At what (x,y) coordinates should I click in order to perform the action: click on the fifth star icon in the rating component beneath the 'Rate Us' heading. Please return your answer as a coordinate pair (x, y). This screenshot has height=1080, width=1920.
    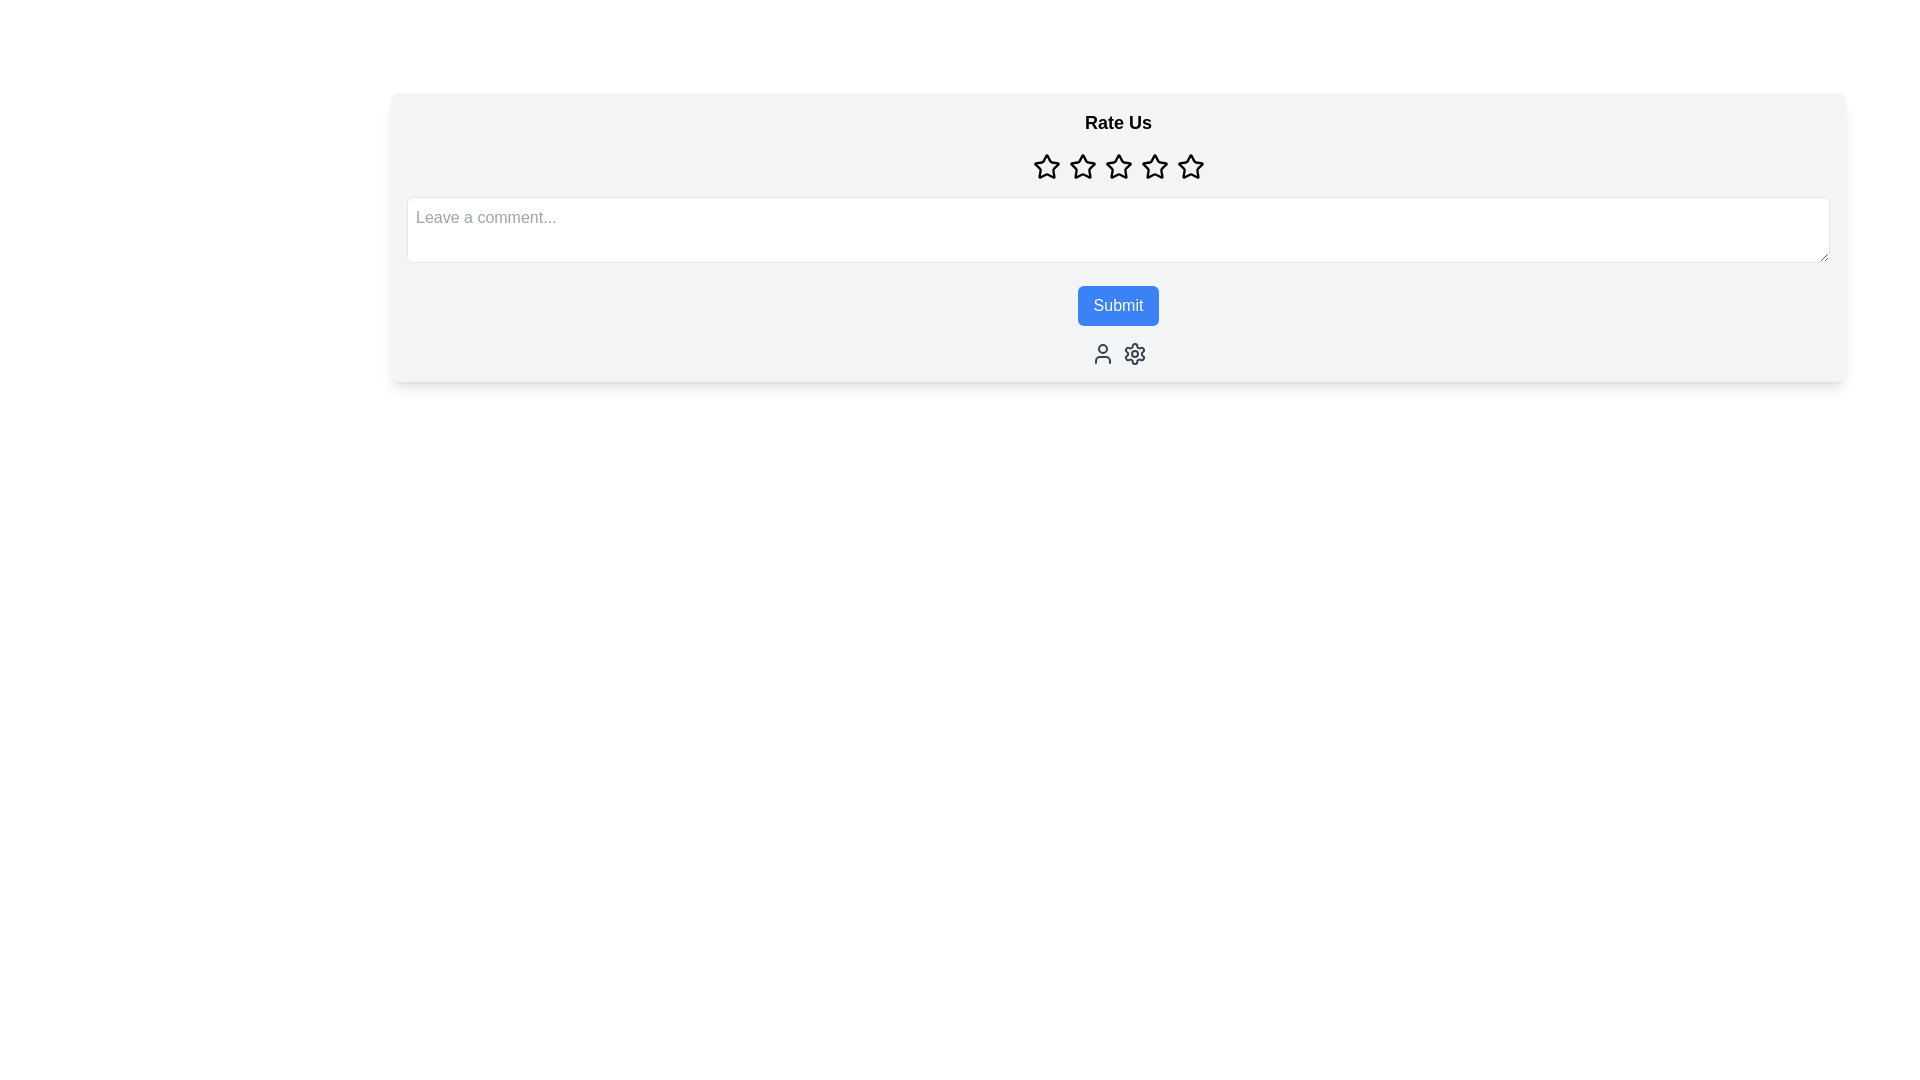
    Looking at the image, I should click on (1190, 165).